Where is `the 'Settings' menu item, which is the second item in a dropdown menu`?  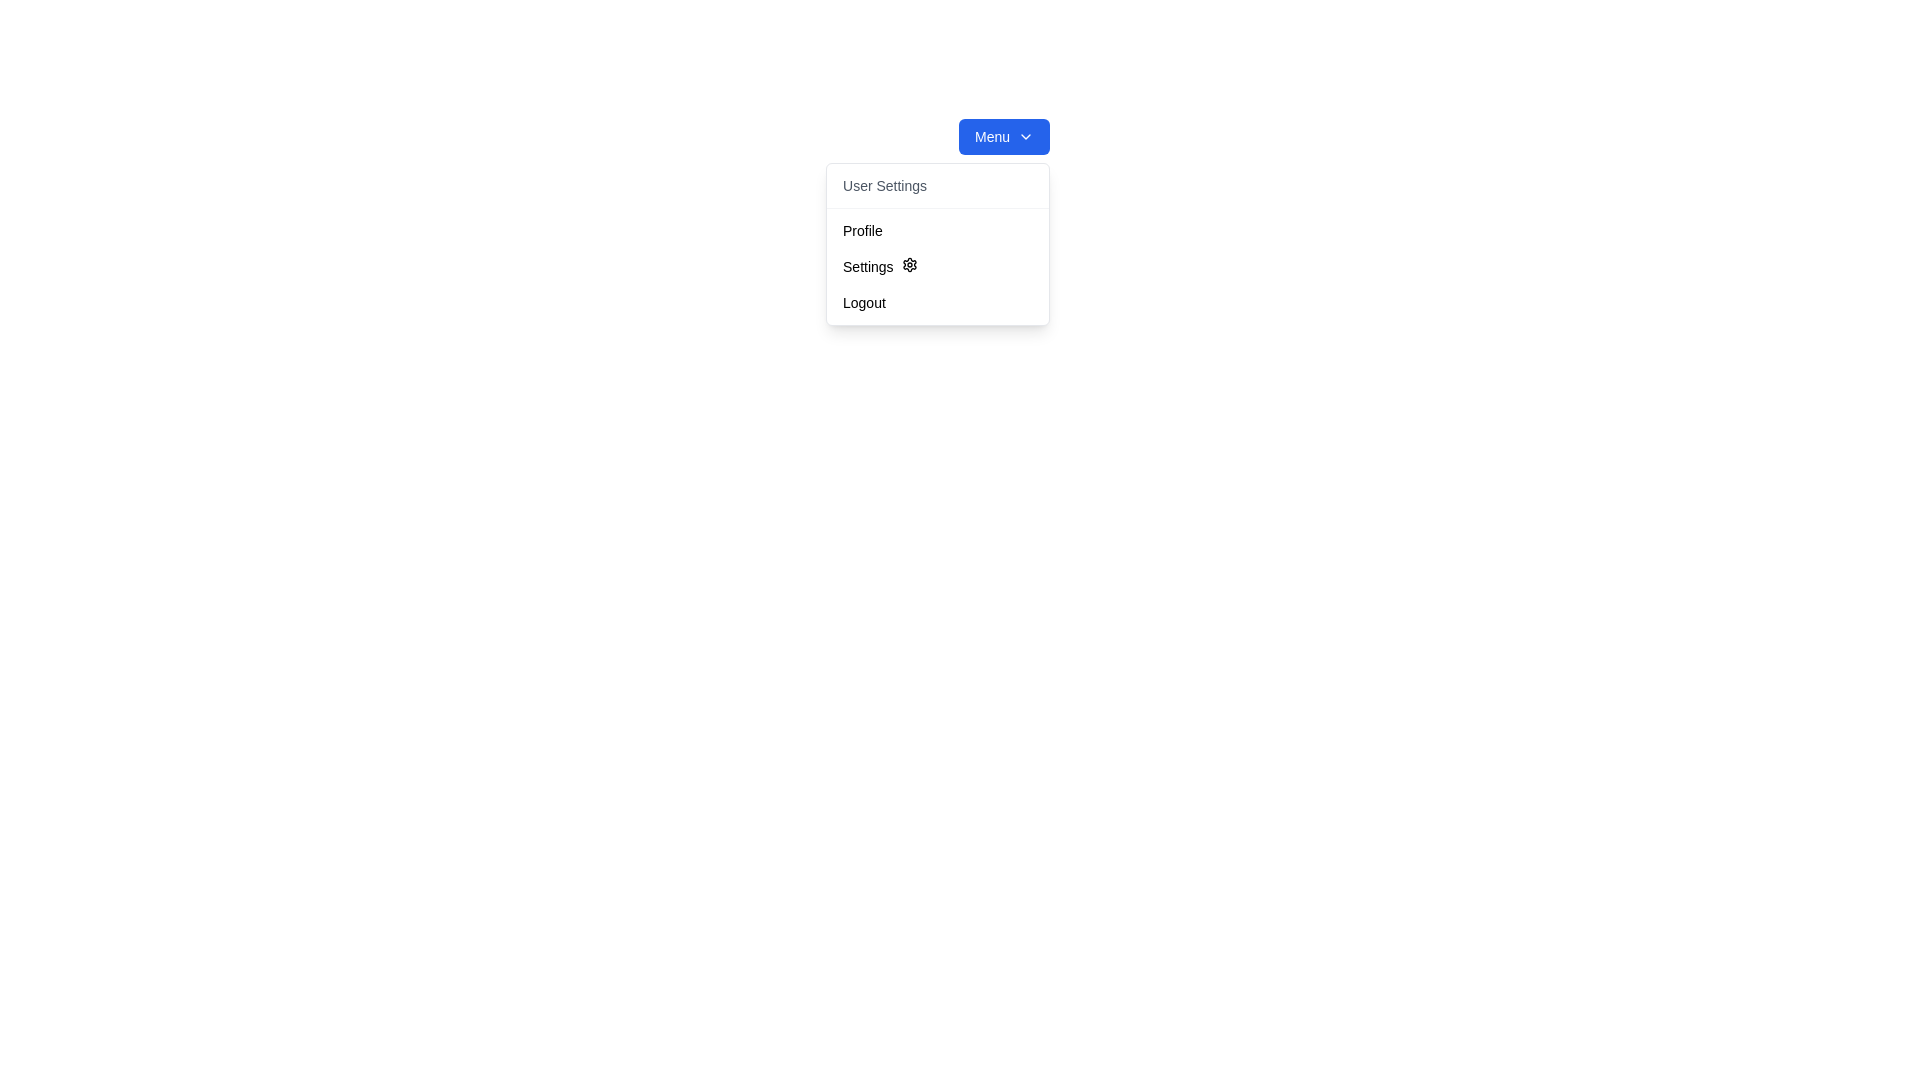 the 'Settings' menu item, which is the second item in a dropdown menu is located at coordinates (936, 265).